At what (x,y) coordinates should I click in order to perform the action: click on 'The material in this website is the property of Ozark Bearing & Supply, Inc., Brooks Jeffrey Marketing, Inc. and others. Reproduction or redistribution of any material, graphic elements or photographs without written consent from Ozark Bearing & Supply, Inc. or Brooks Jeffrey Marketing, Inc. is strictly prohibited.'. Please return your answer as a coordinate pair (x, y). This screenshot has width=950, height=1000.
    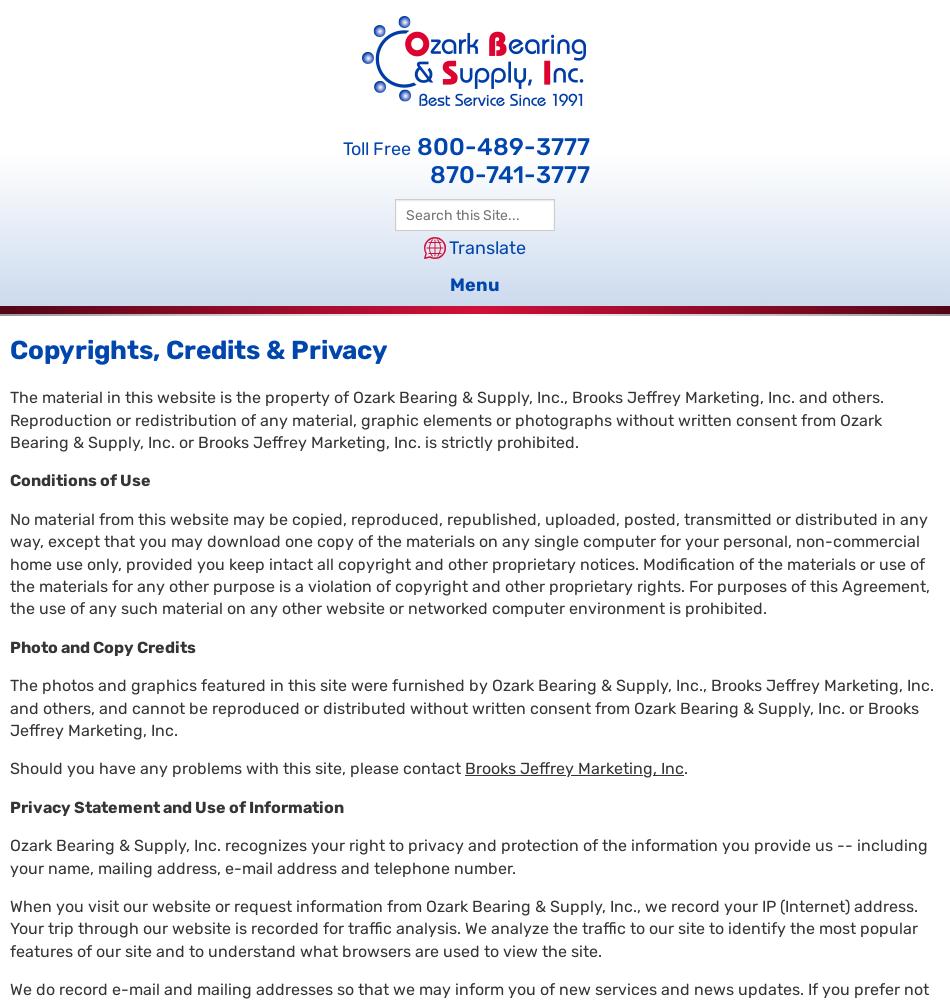
    Looking at the image, I should click on (445, 420).